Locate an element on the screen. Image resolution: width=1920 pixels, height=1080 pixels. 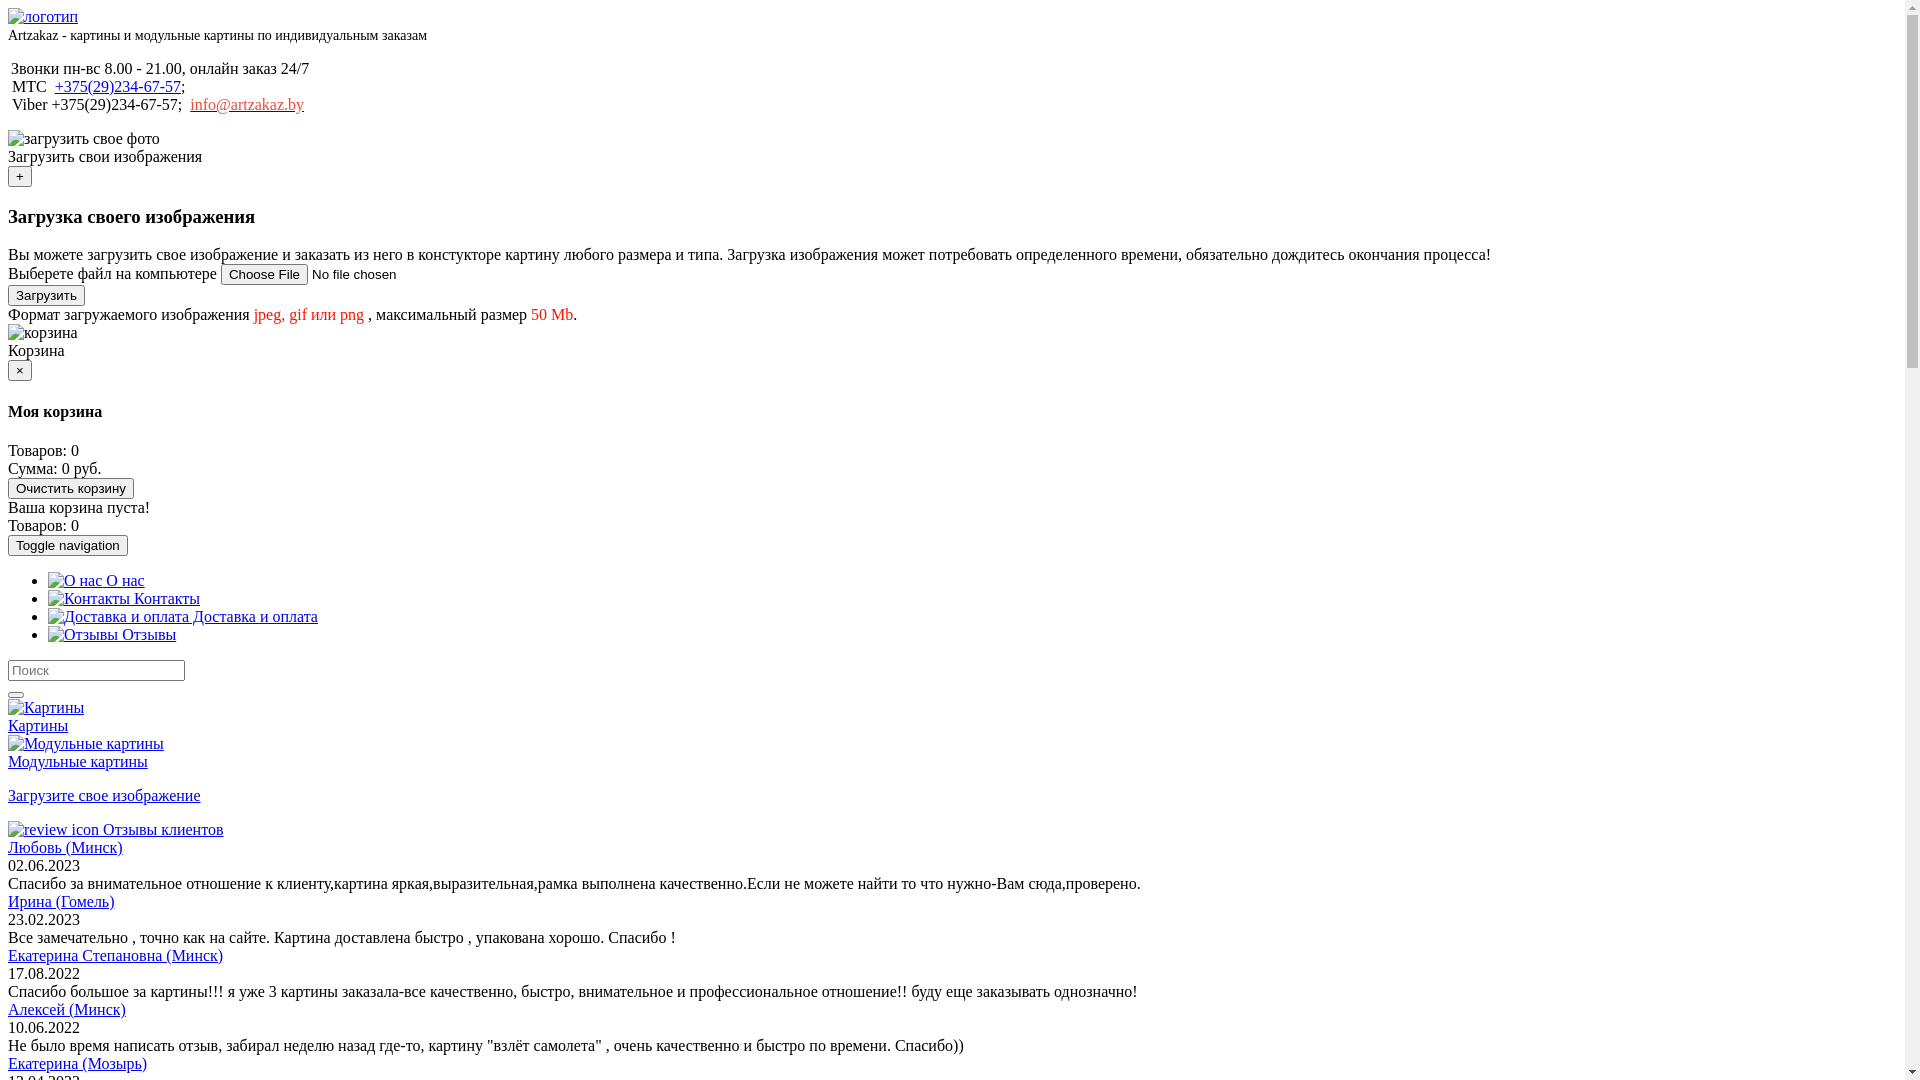
'+375(29)234-67-57' is located at coordinates (117, 85).